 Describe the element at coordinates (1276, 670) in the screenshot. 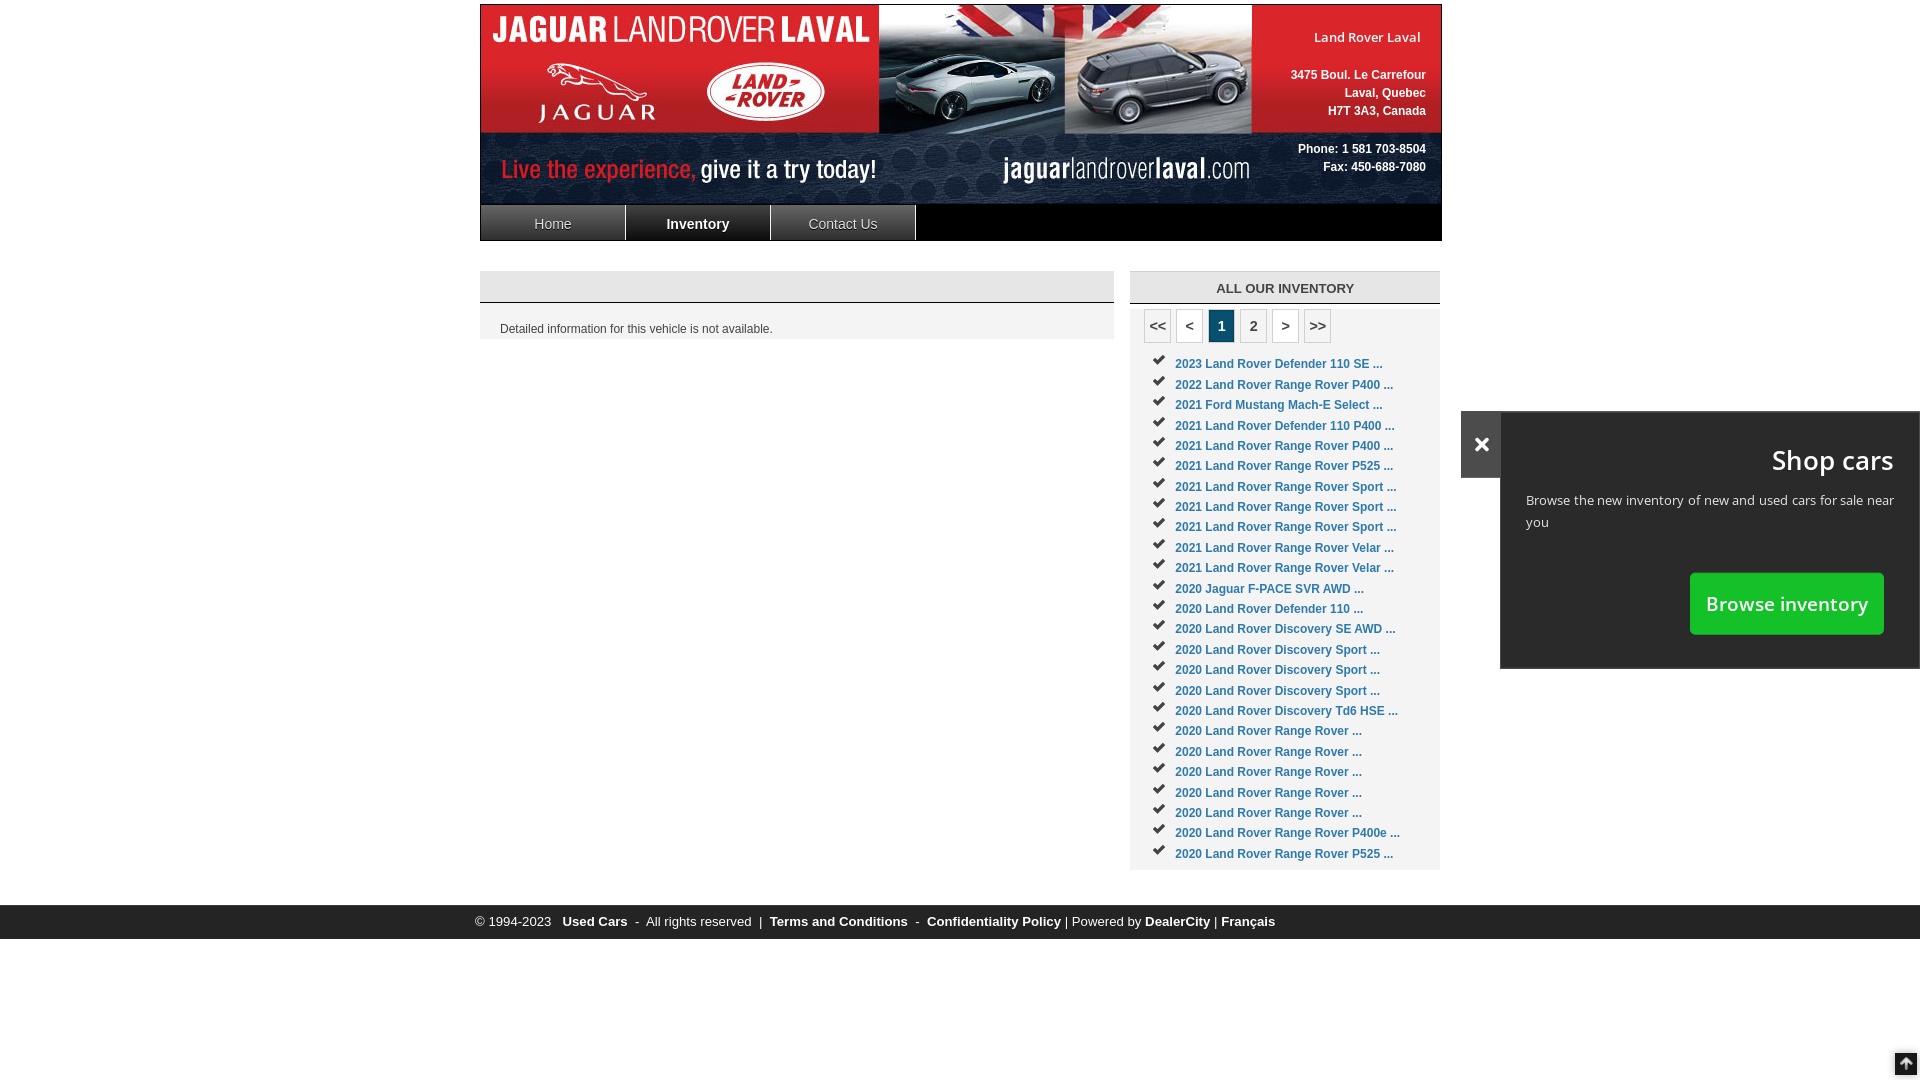

I see `'2020 Land Rover Discovery Sport ...'` at that location.